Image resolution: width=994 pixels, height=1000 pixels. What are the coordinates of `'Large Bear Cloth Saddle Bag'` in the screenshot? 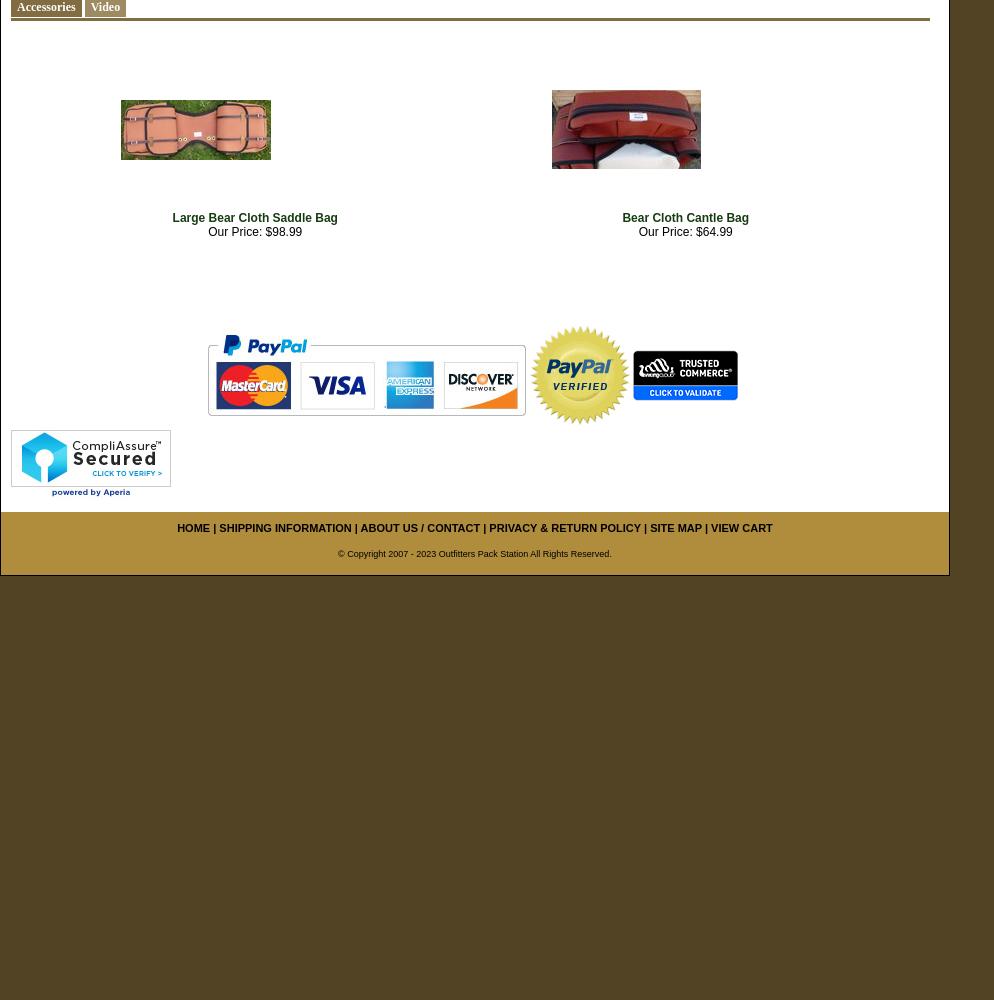 It's located at (253, 217).